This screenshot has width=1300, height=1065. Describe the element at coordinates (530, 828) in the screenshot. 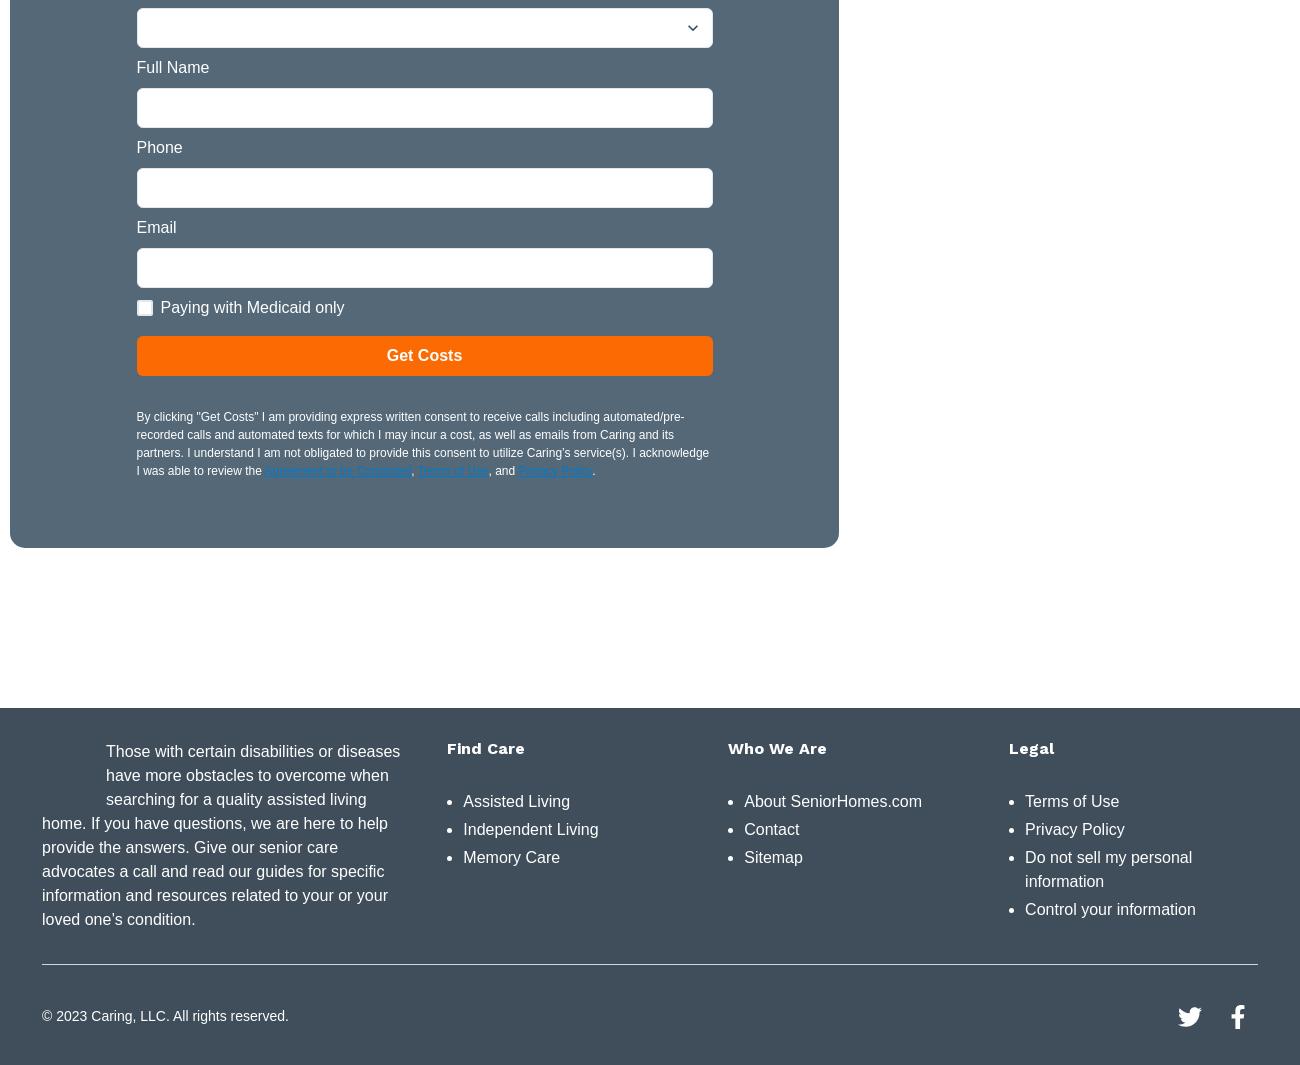

I see `'Independent Living'` at that location.